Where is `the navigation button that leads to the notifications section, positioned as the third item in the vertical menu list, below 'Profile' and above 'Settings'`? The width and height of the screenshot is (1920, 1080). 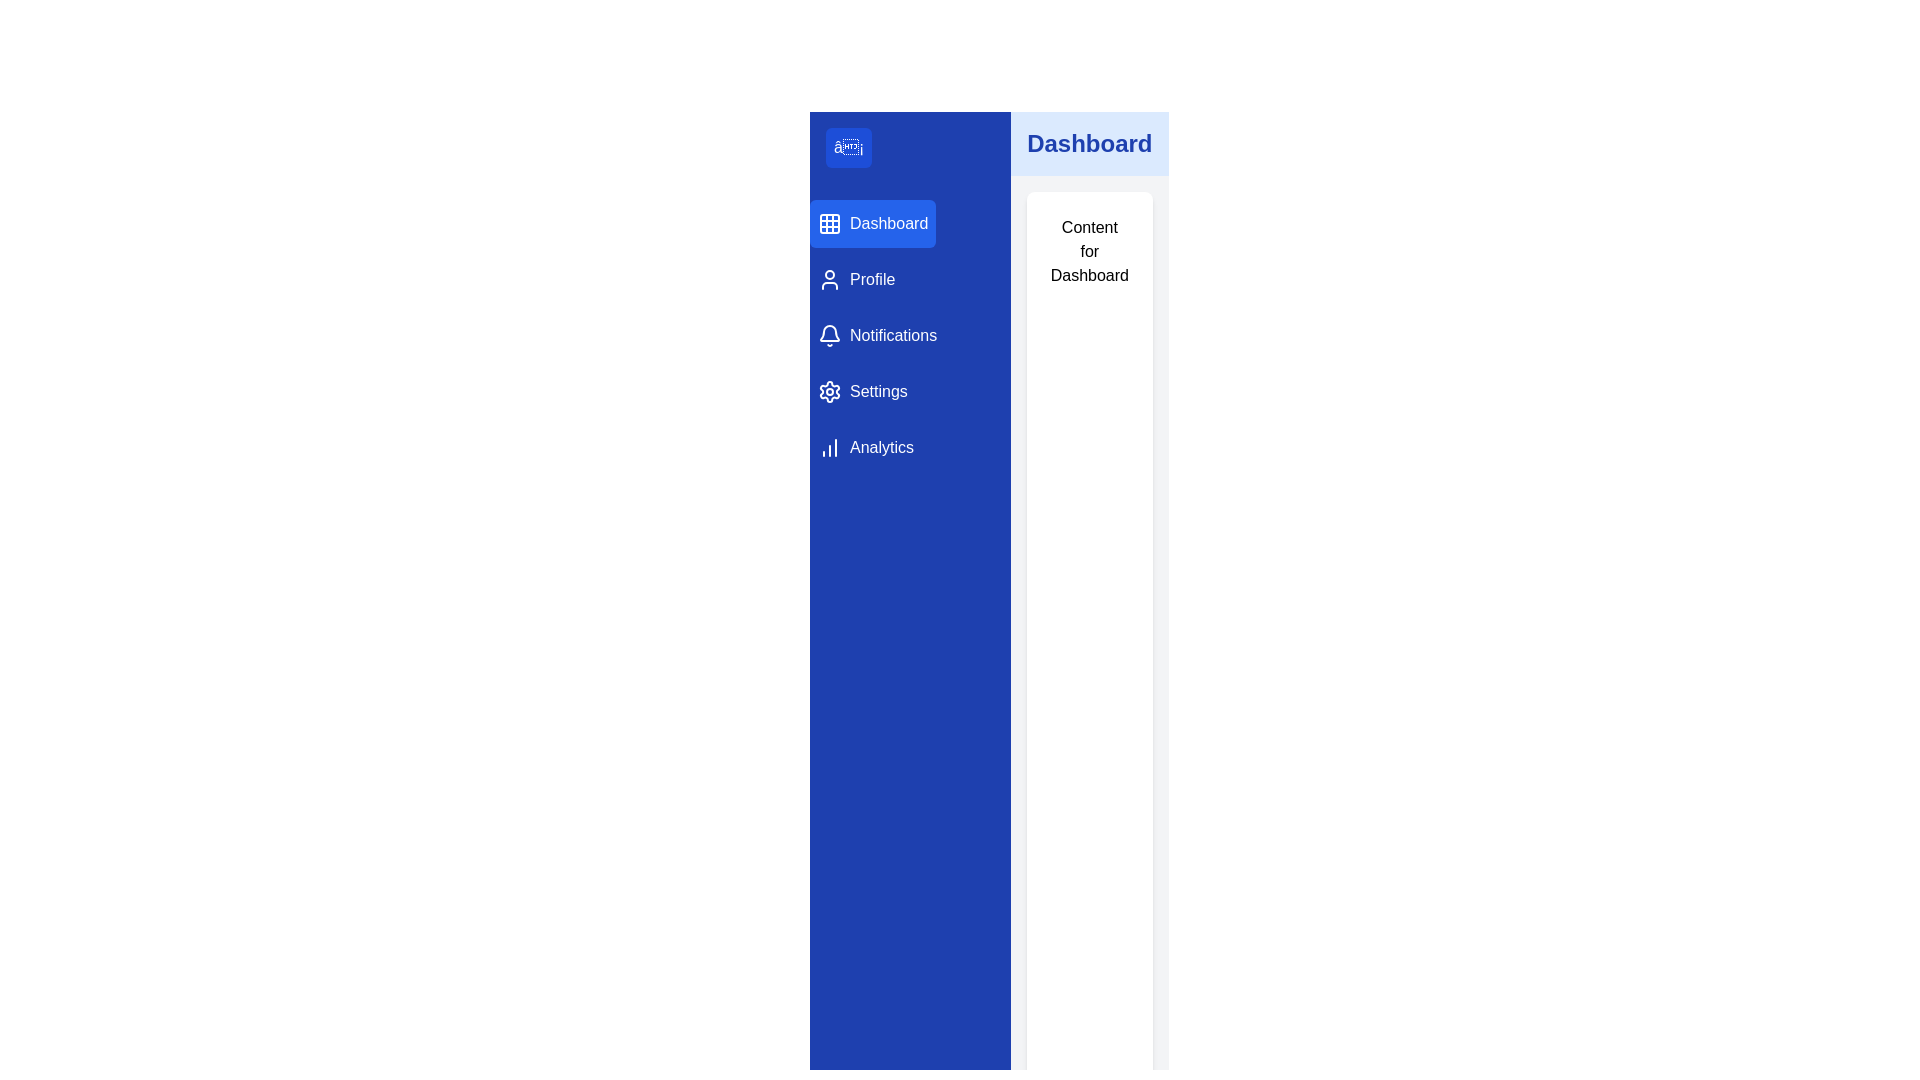
the navigation button that leads to the notifications section, positioned as the third item in the vertical menu list, below 'Profile' and above 'Settings' is located at coordinates (877, 334).